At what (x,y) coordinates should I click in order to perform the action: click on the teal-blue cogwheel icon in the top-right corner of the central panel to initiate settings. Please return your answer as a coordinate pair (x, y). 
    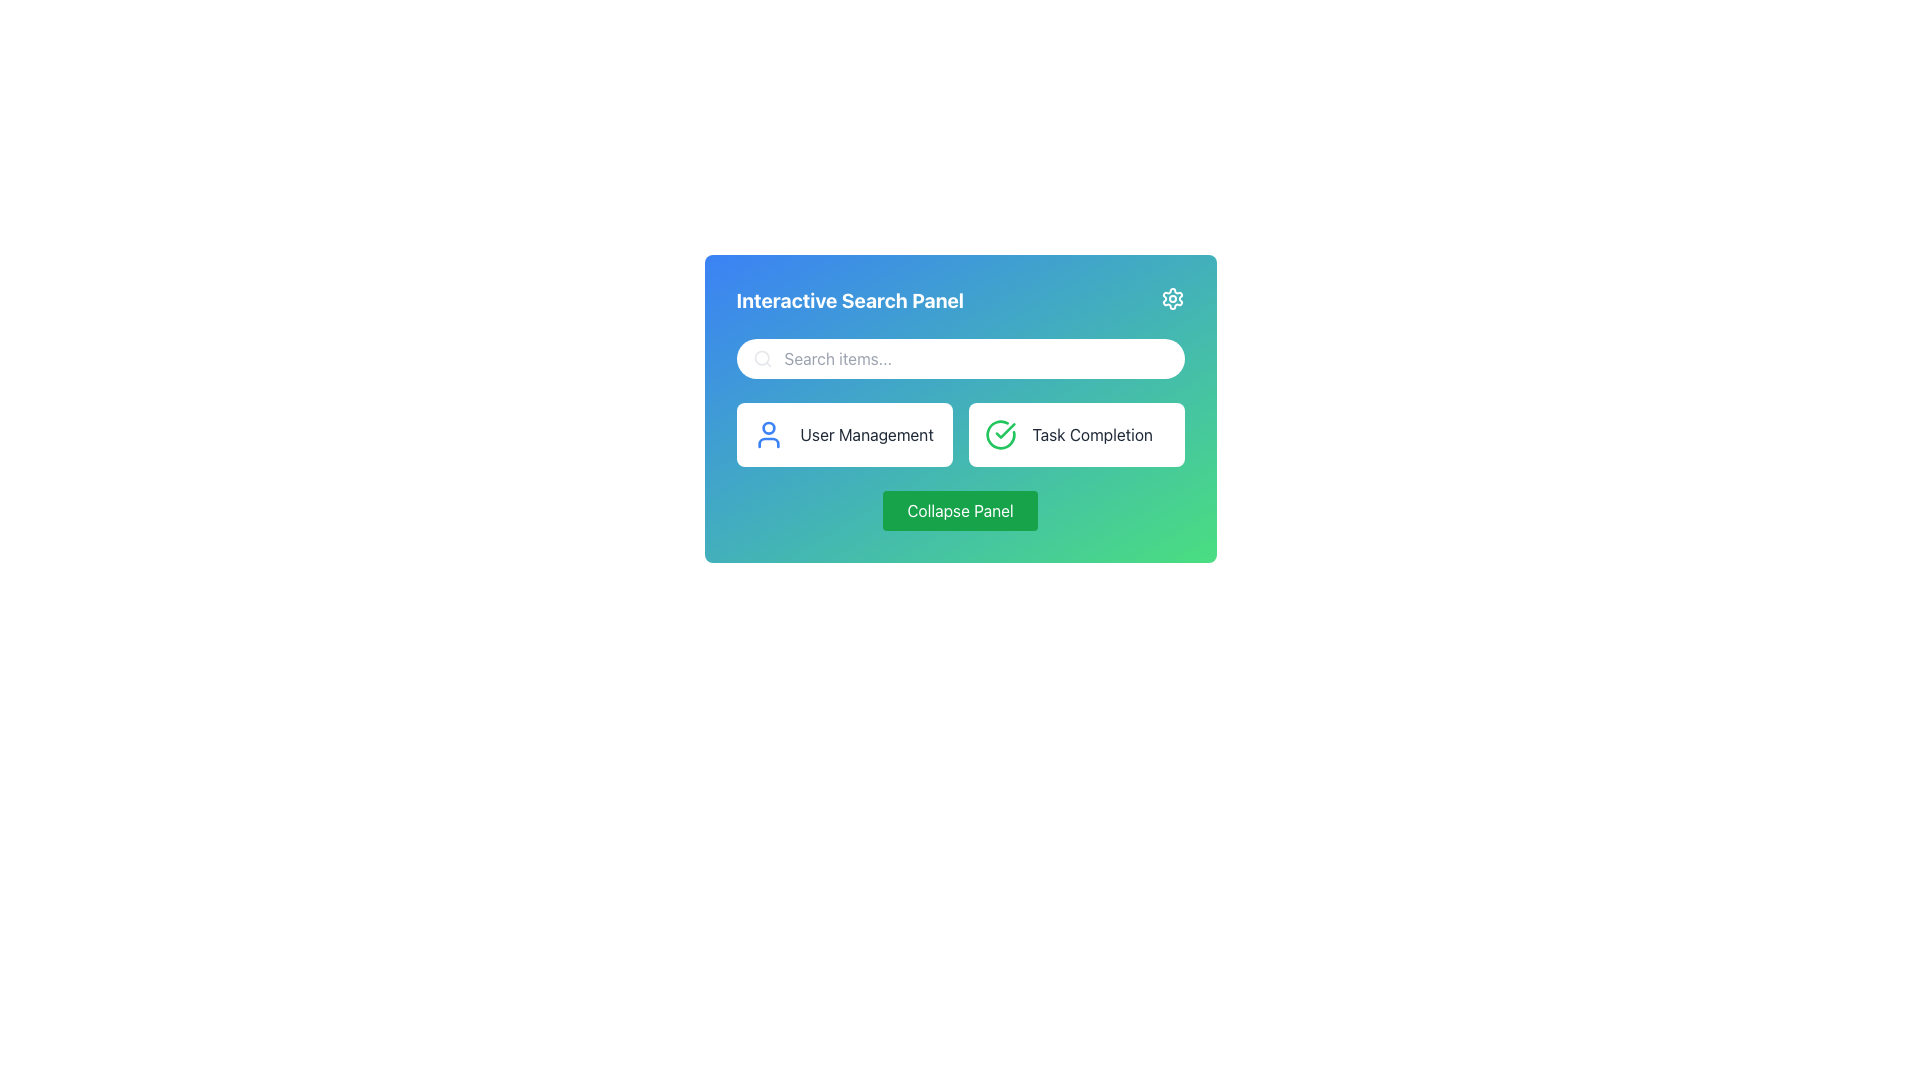
    Looking at the image, I should click on (1172, 299).